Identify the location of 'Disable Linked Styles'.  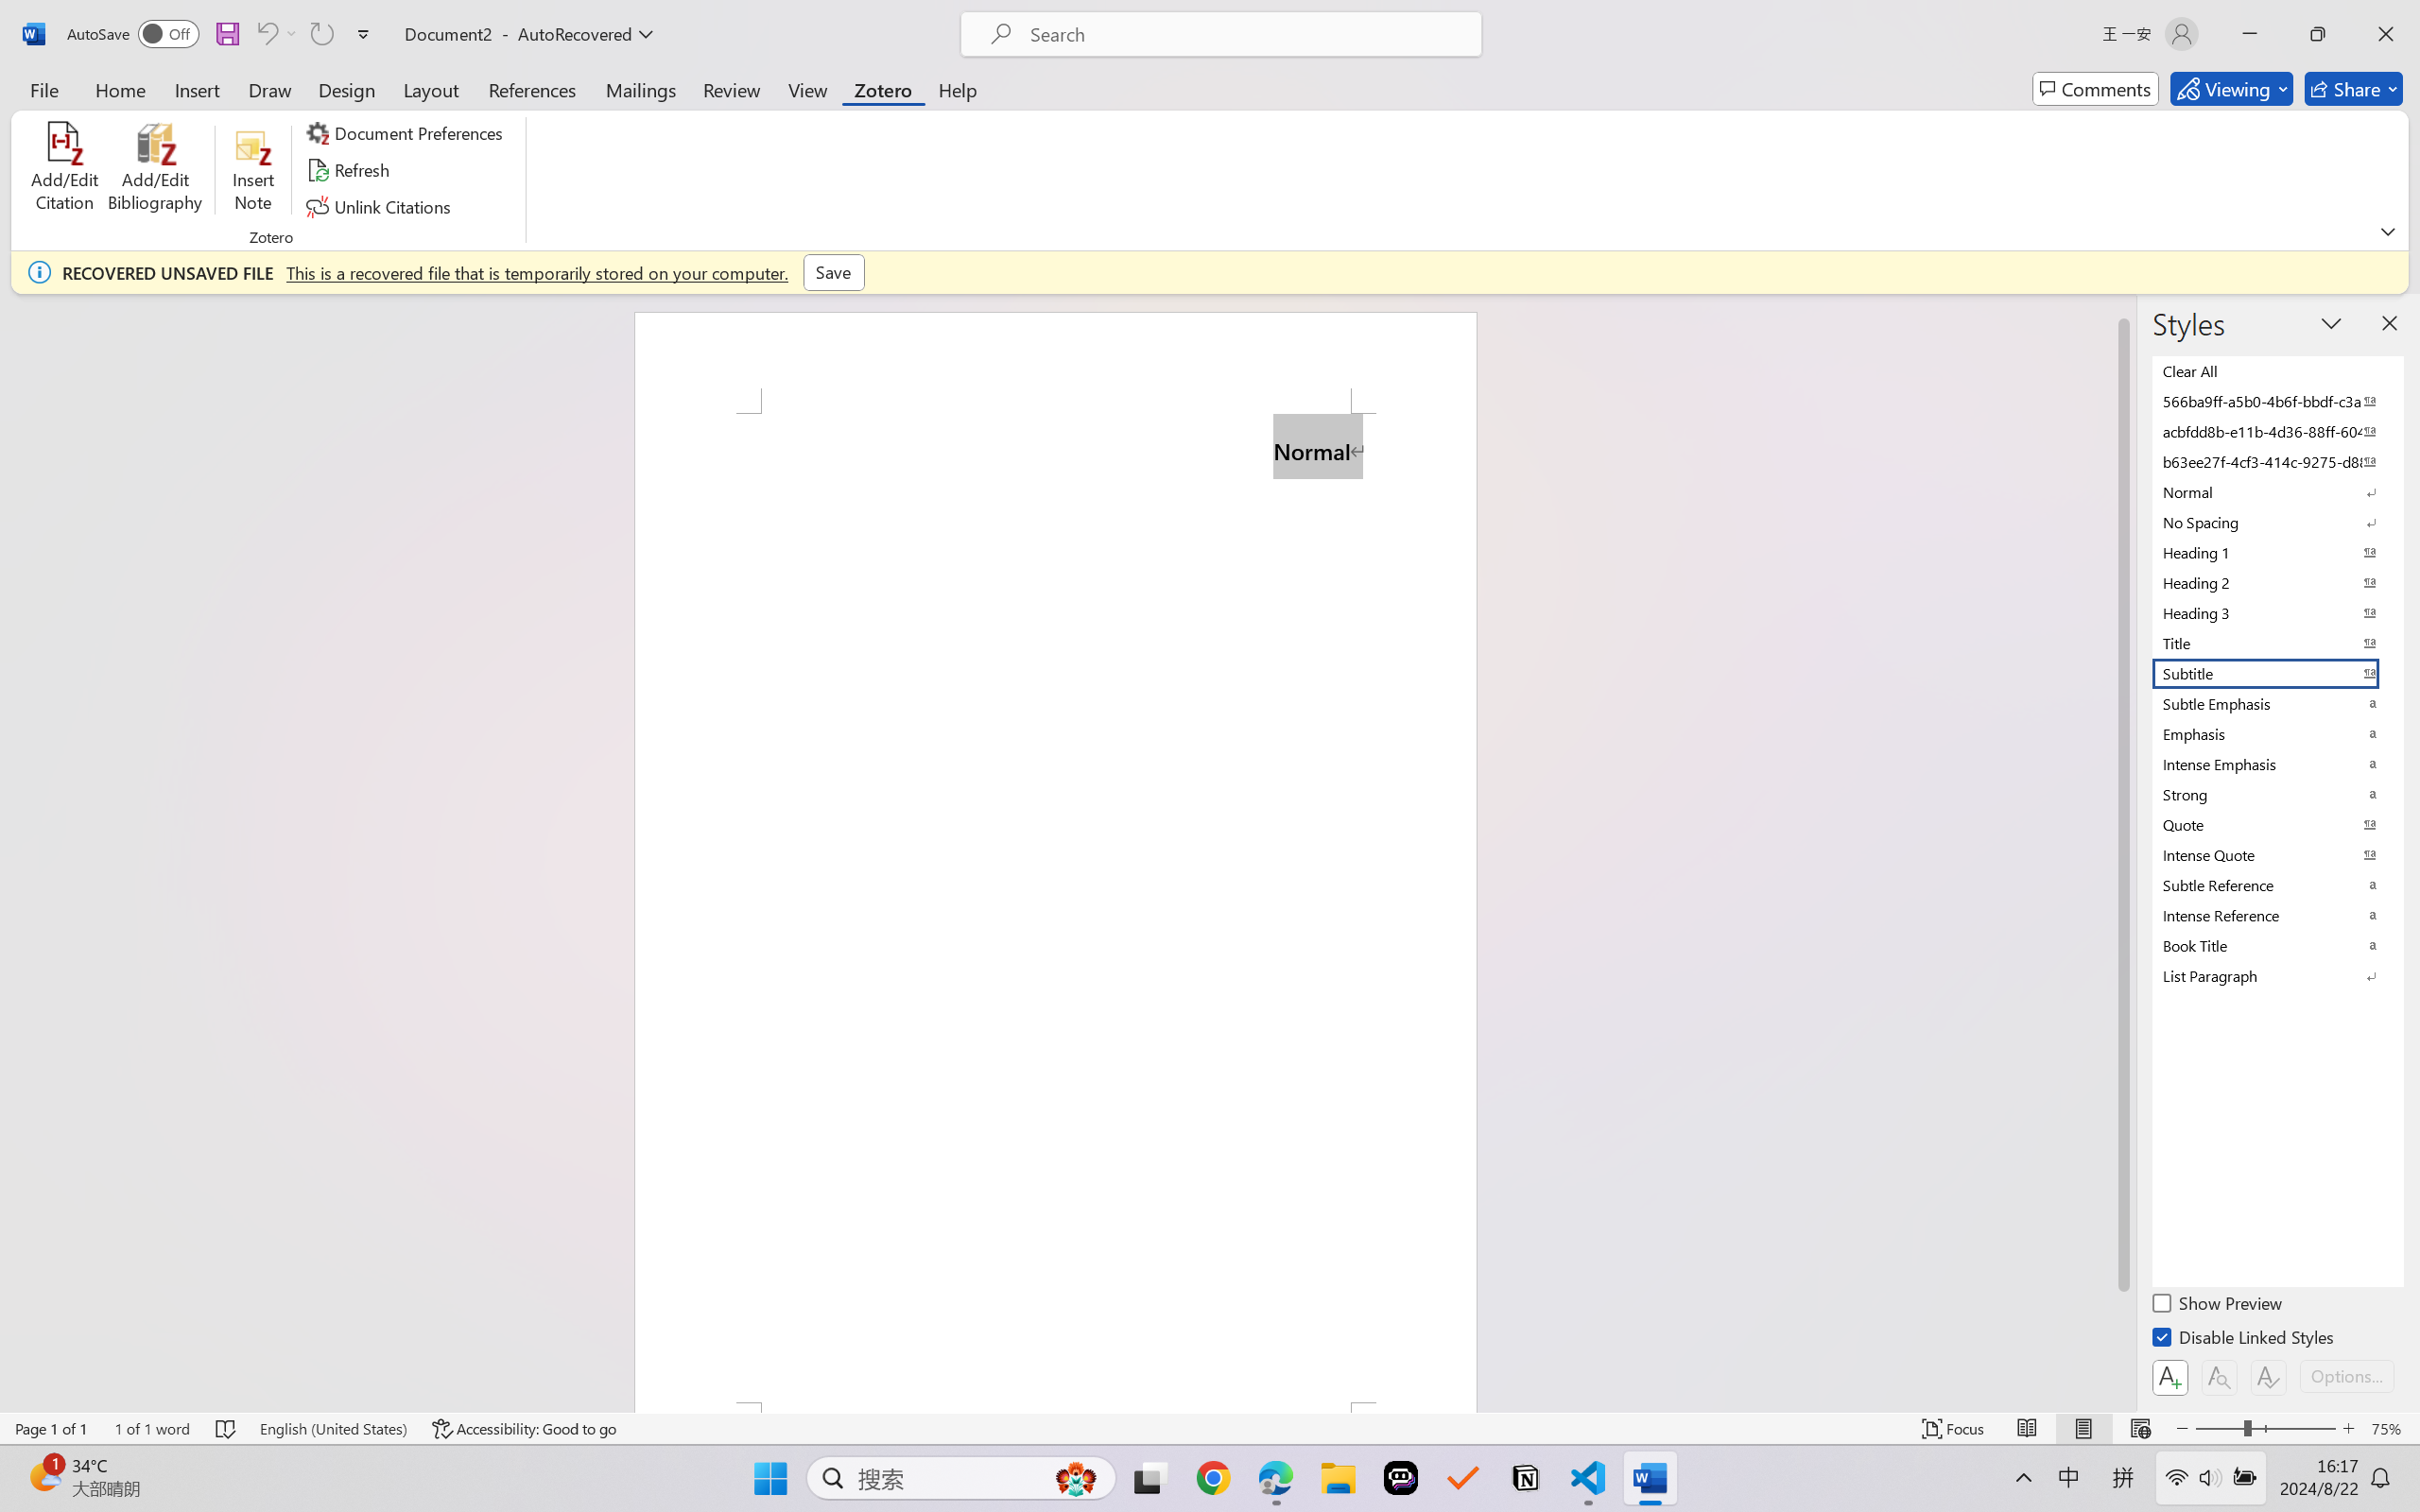
(2243, 1339).